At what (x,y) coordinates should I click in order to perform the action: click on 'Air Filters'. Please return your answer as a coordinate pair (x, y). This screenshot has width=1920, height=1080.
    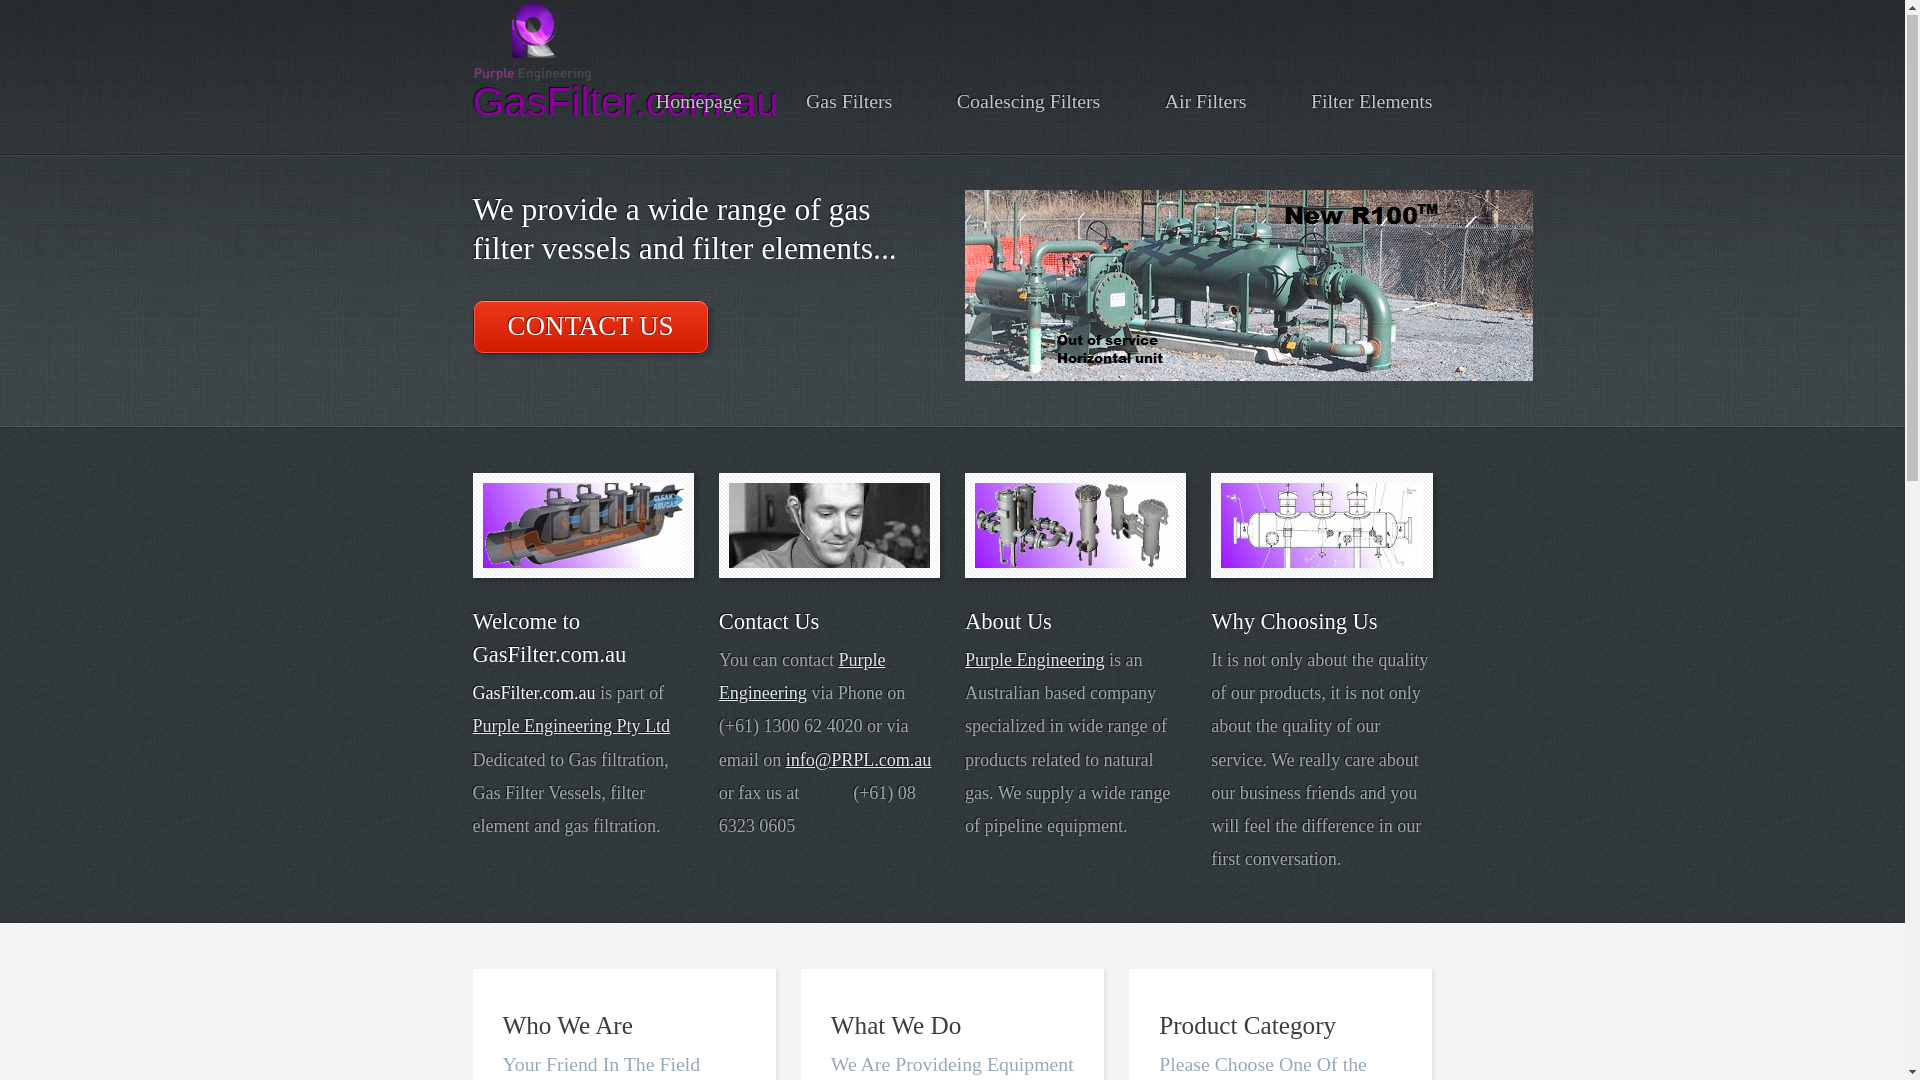
    Looking at the image, I should click on (1204, 101).